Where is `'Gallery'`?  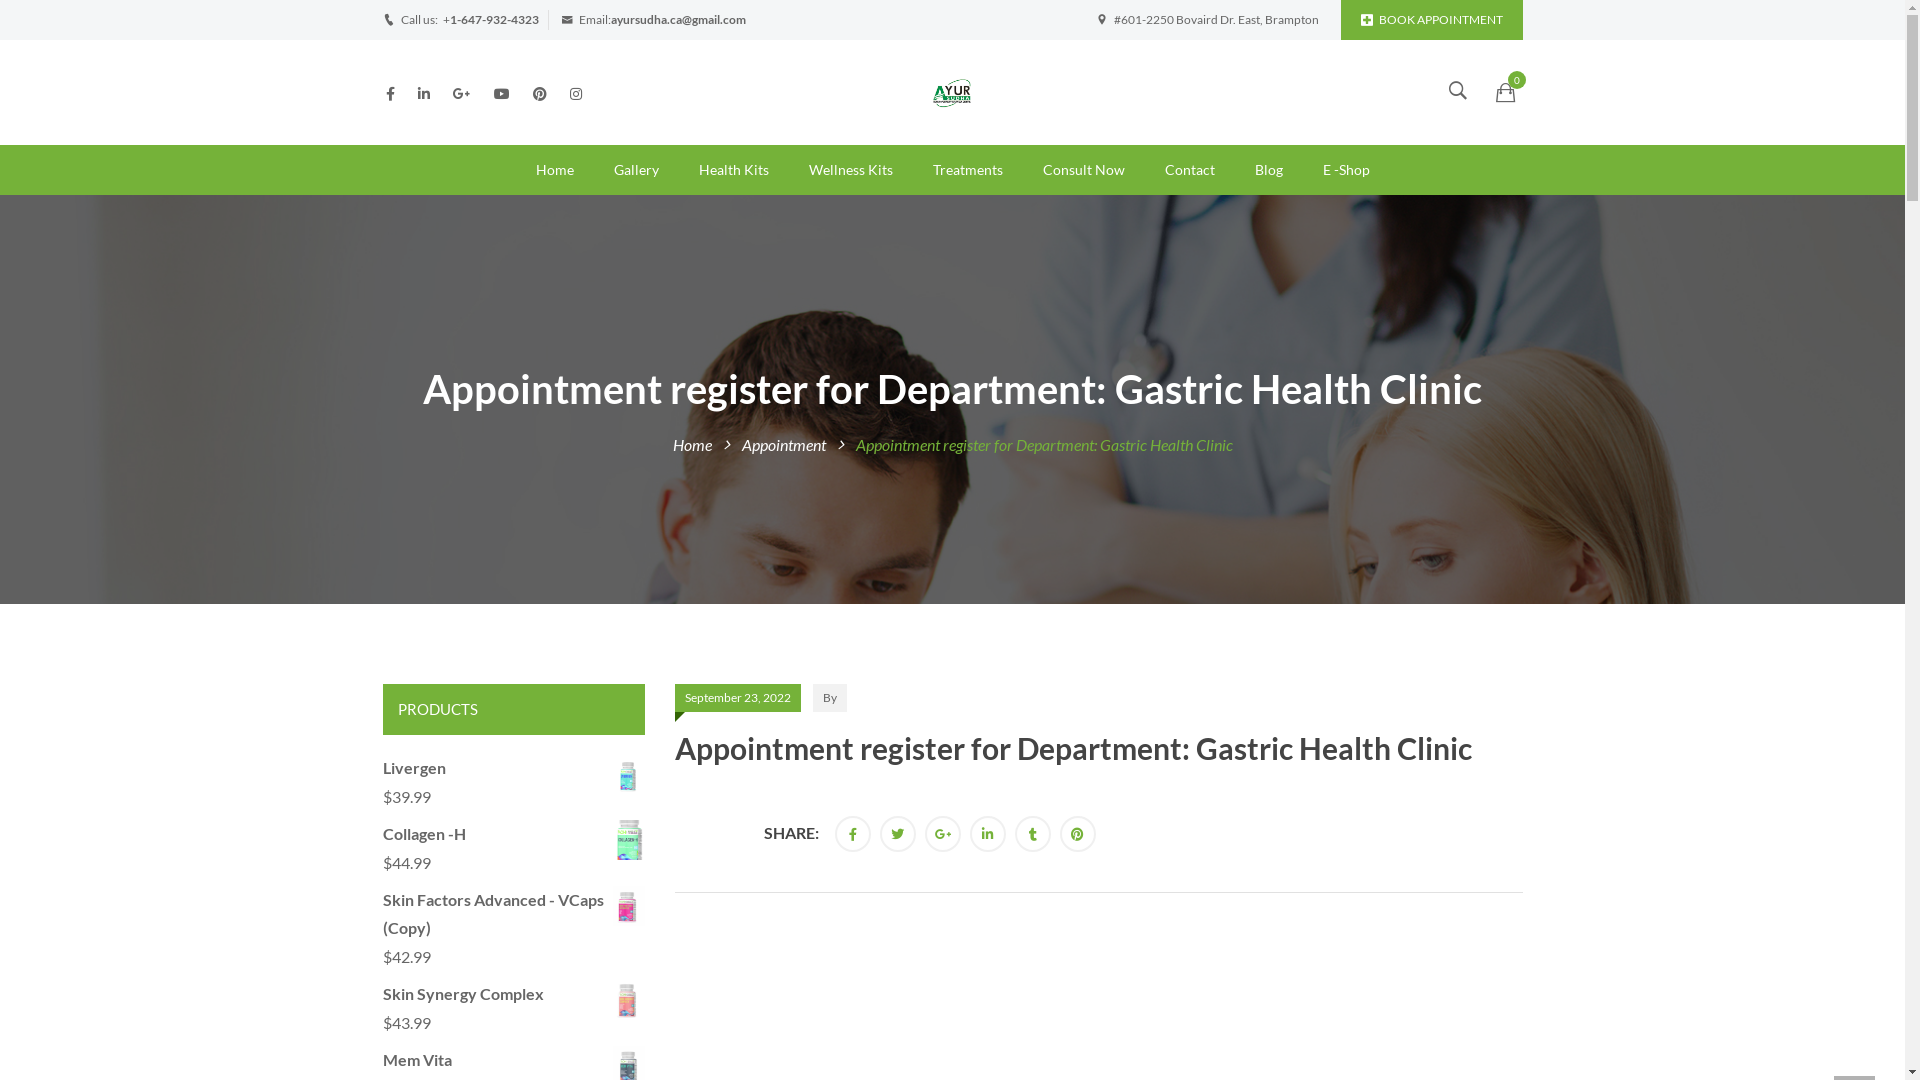
'Gallery' is located at coordinates (635, 168).